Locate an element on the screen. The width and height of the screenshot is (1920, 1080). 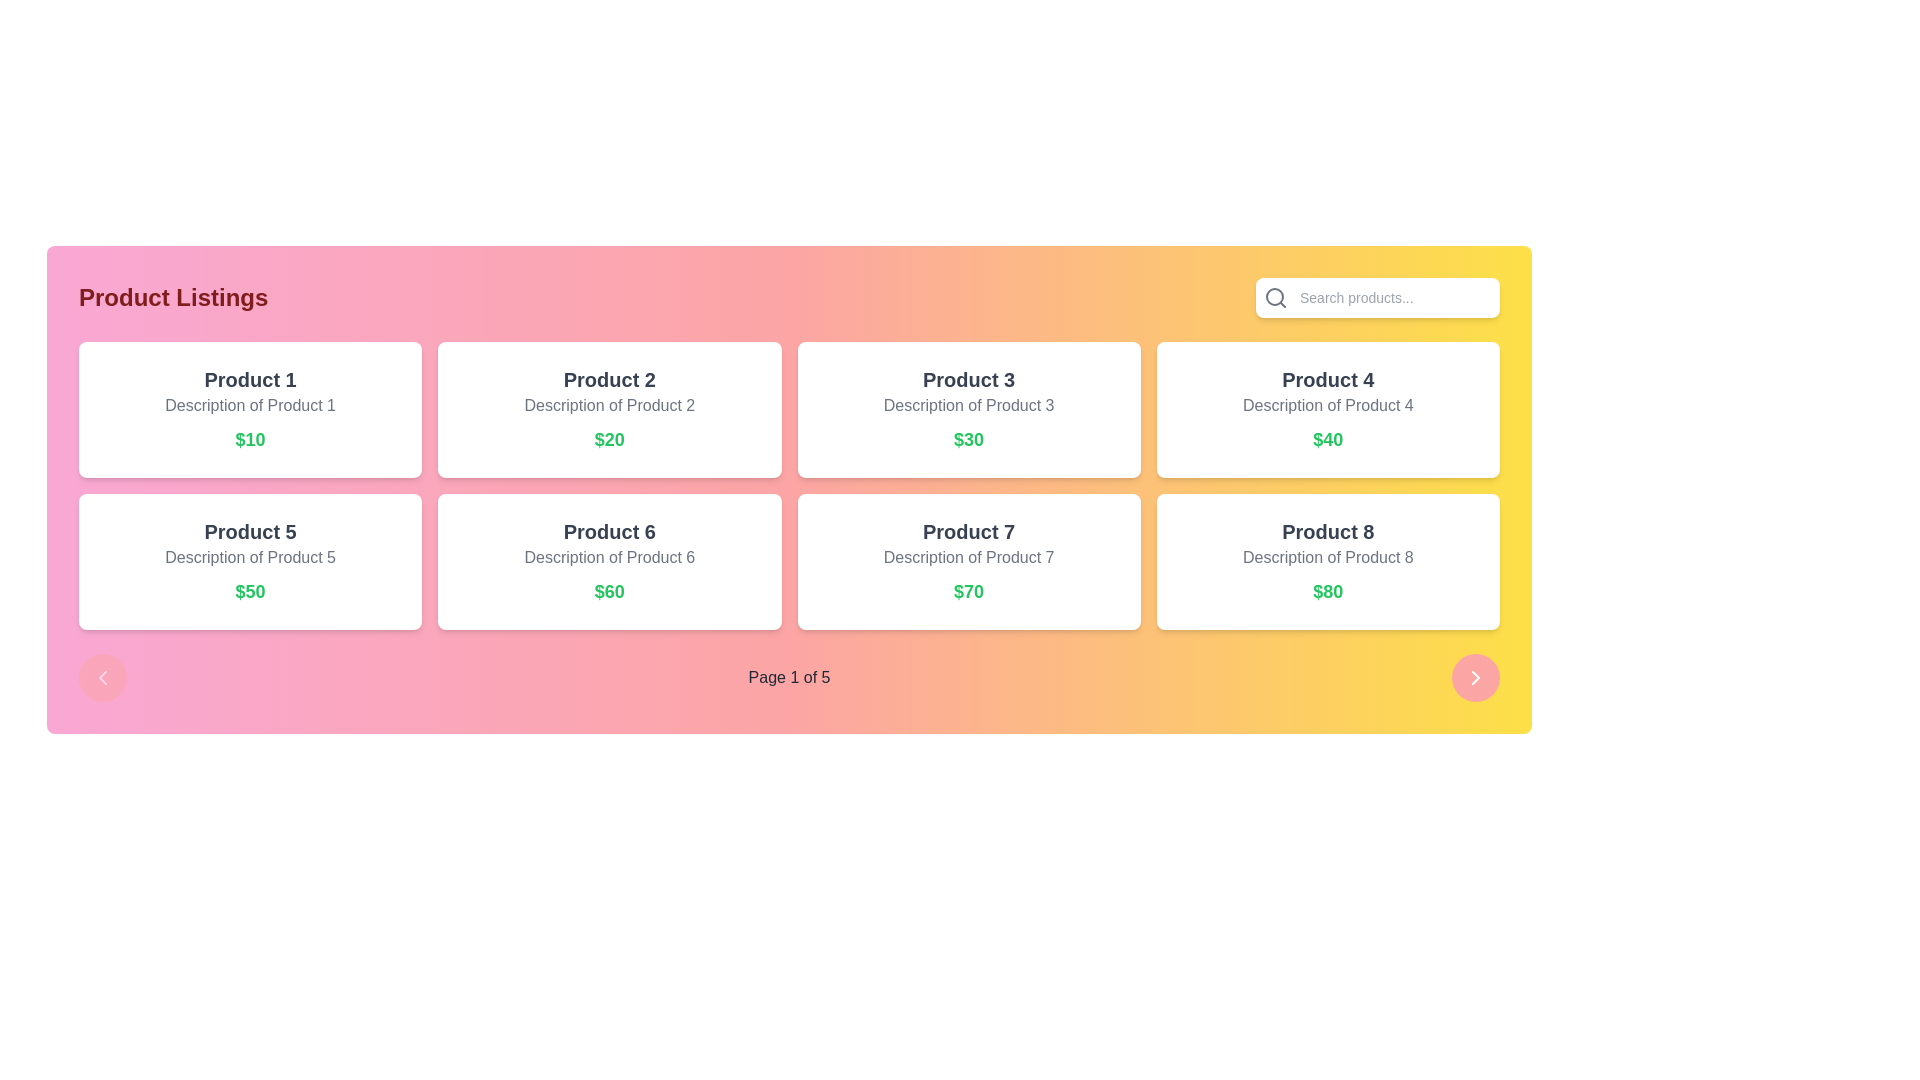
the static text label displaying 'Description of Product 4', which is located within the fourth product card, below the title 'Product 4' and above the price '$40' is located at coordinates (1328, 405).